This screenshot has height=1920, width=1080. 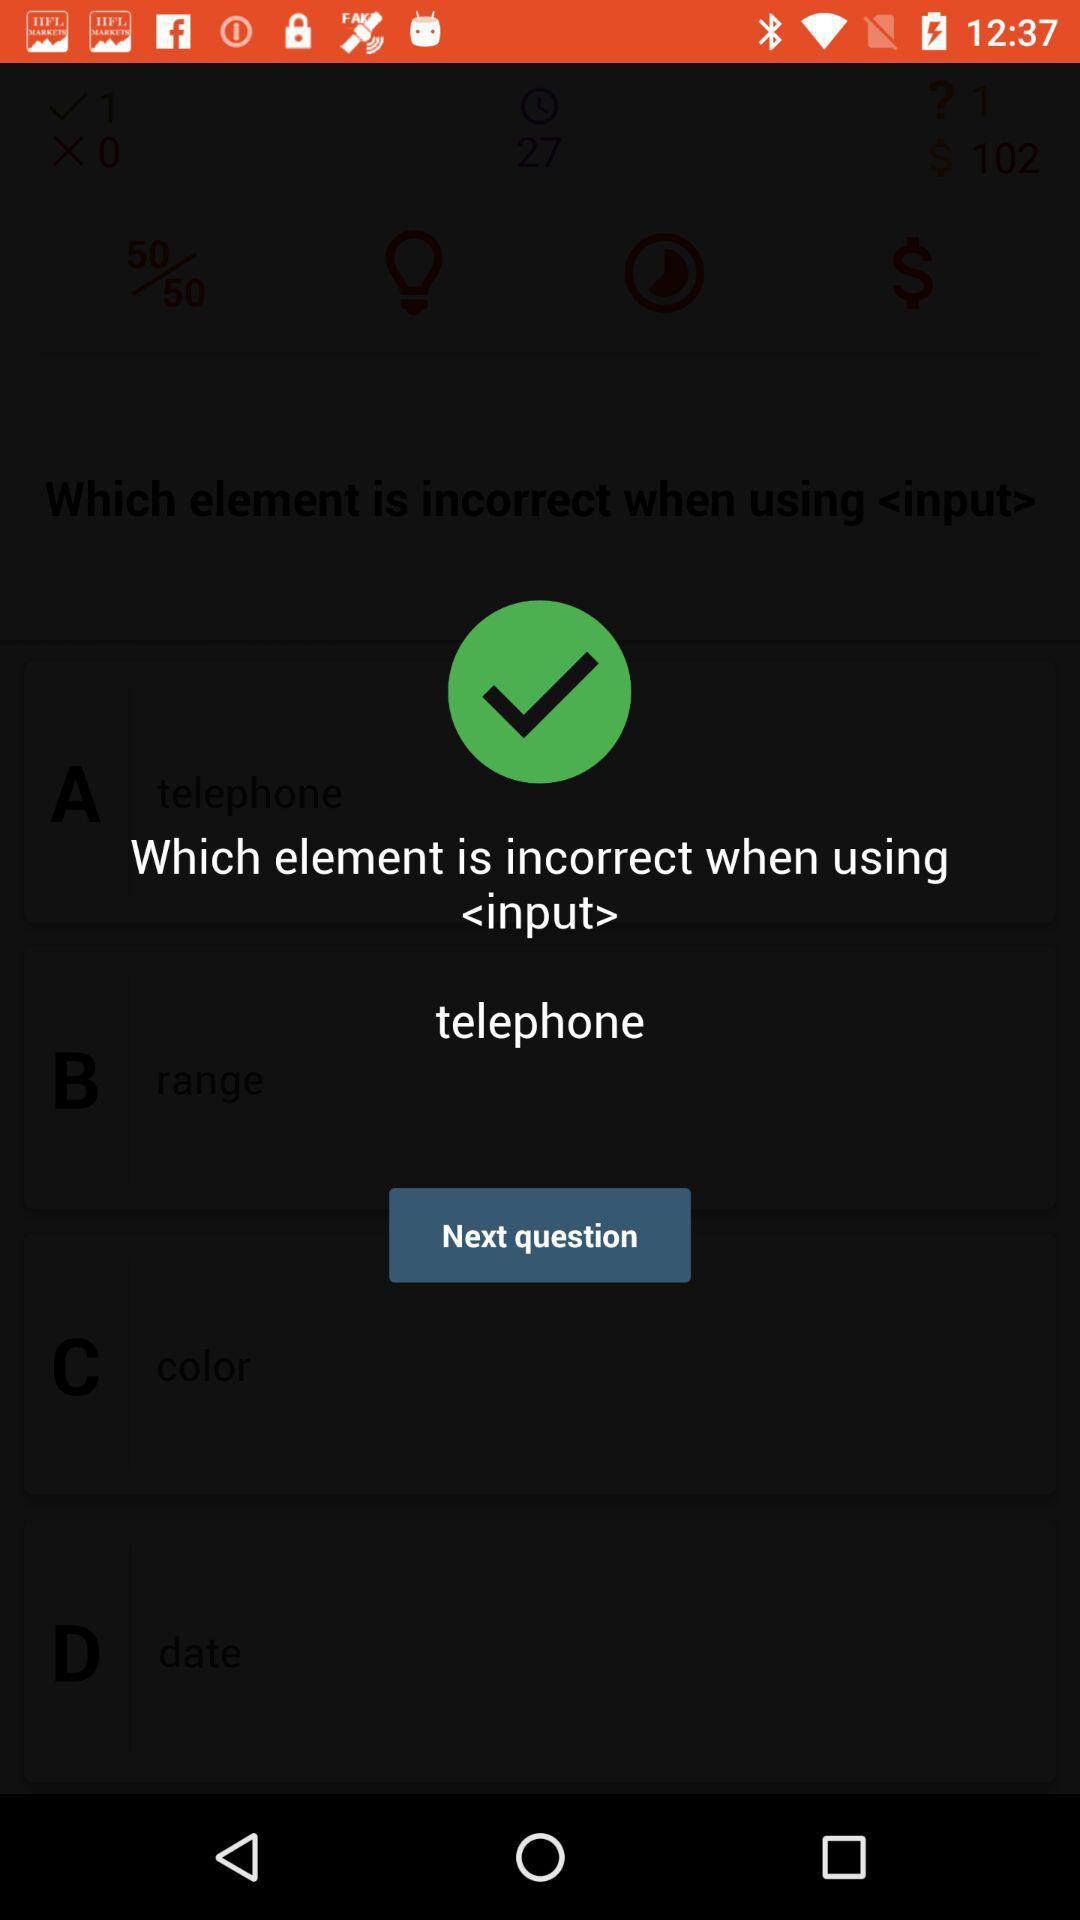 I want to click on the next question, so click(x=540, y=1234).